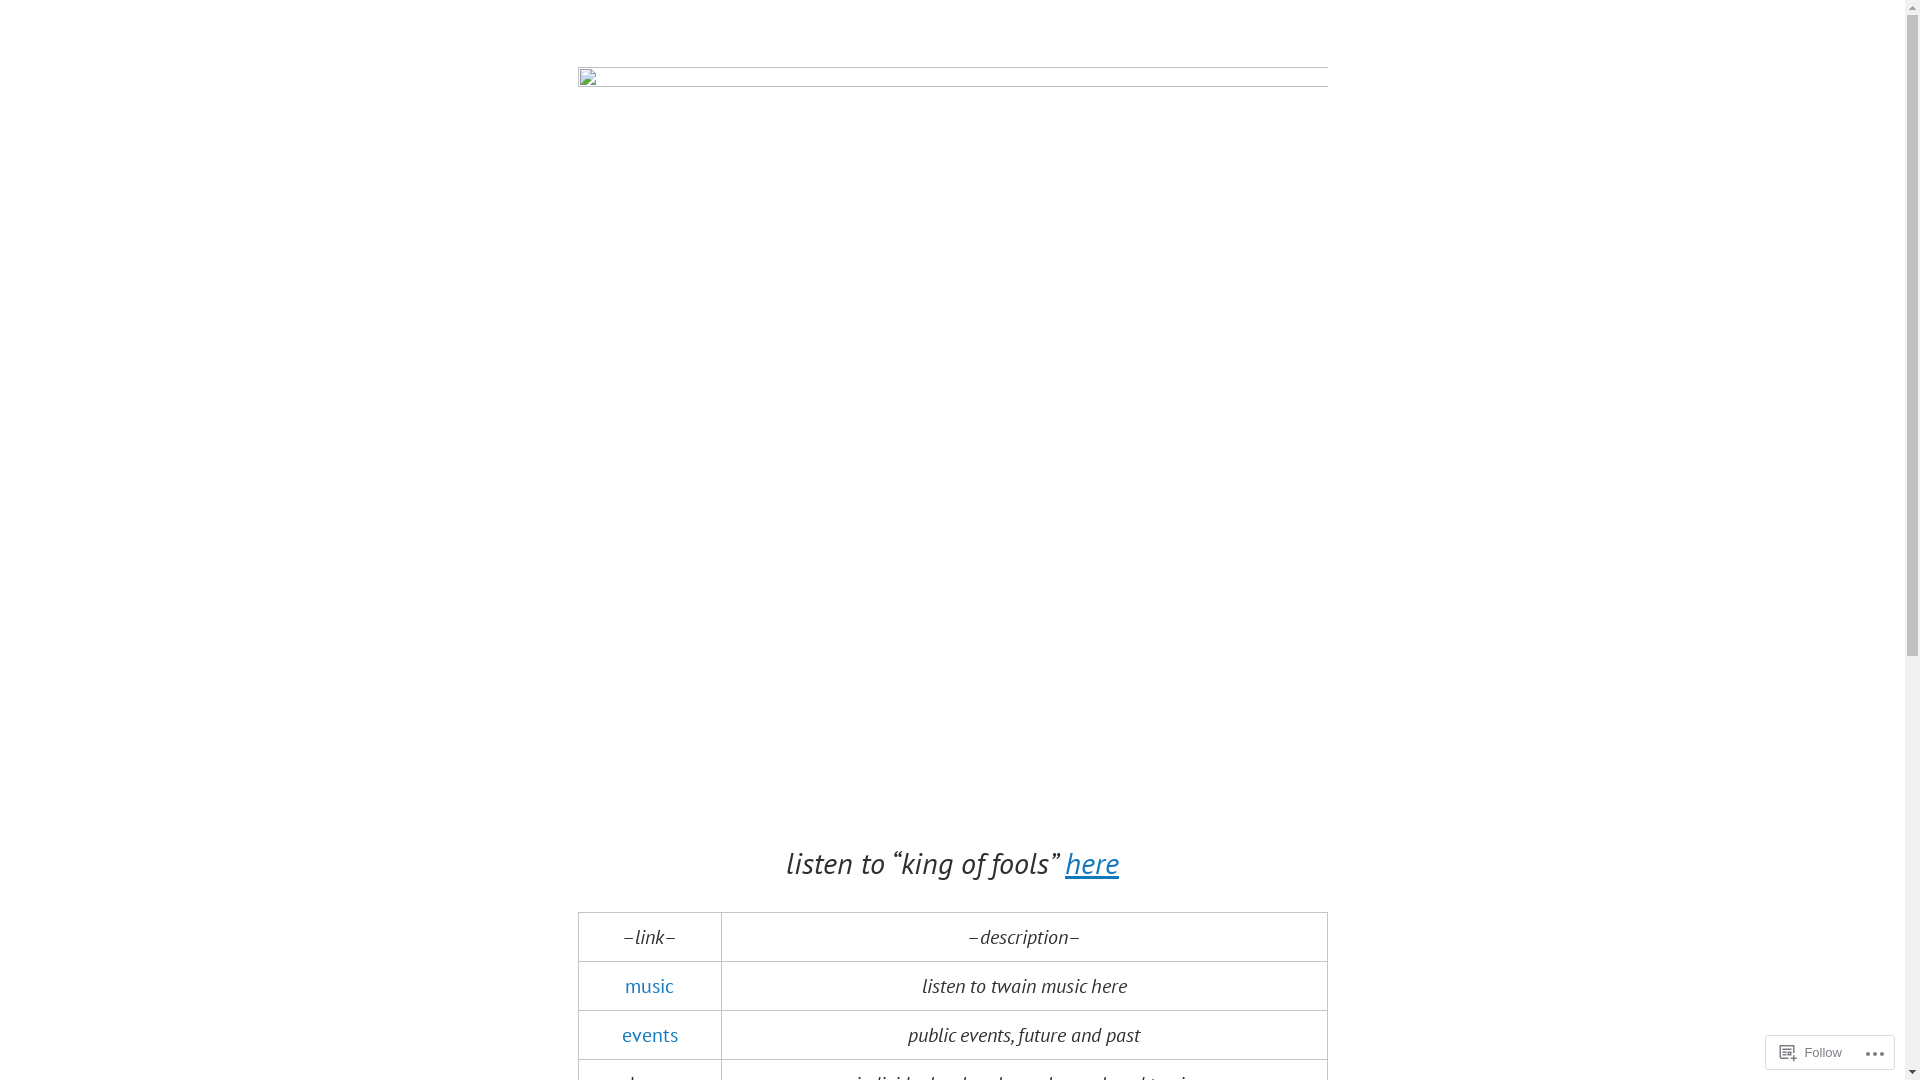  What do you see at coordinates (1090, 861) in the screenshot?
I see `'here'` at bounding box center [1090, 861].